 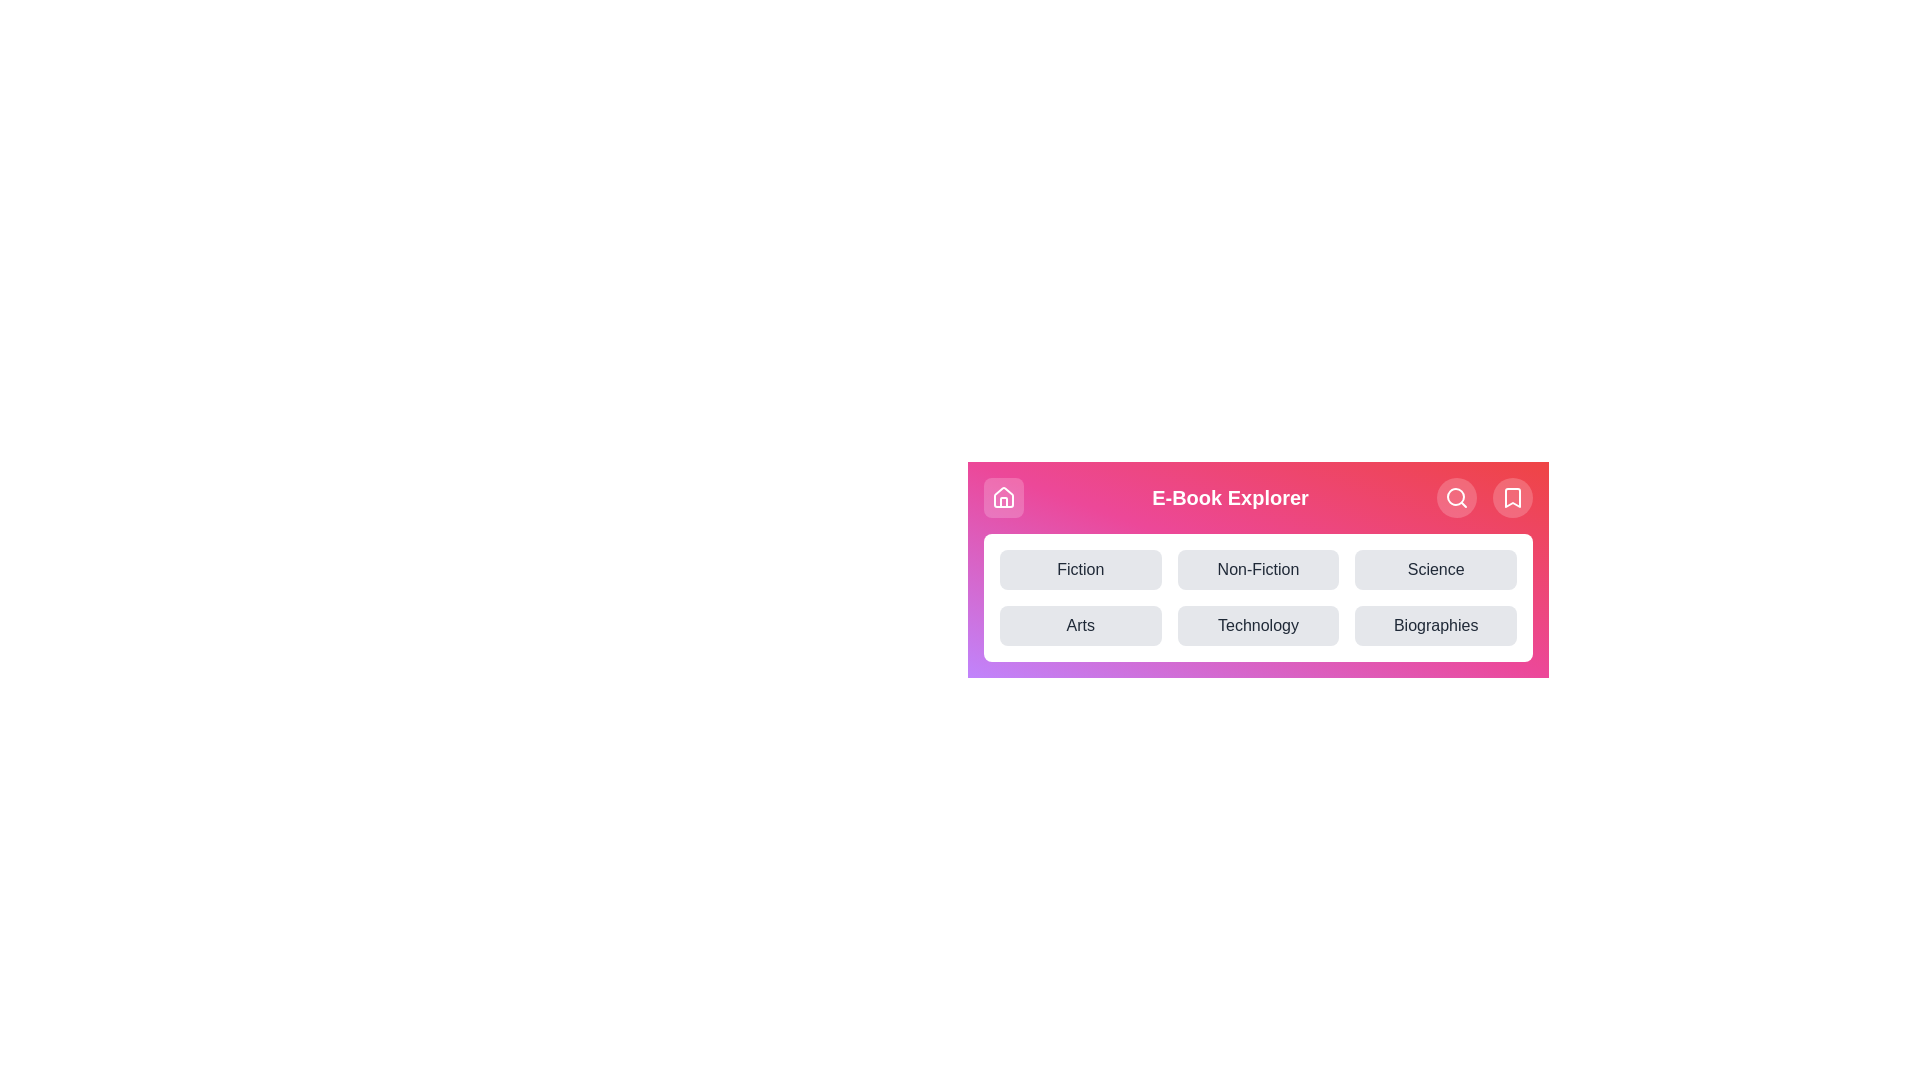 I want to click on the category button labeled Arts, so click(x=1079, y=624).